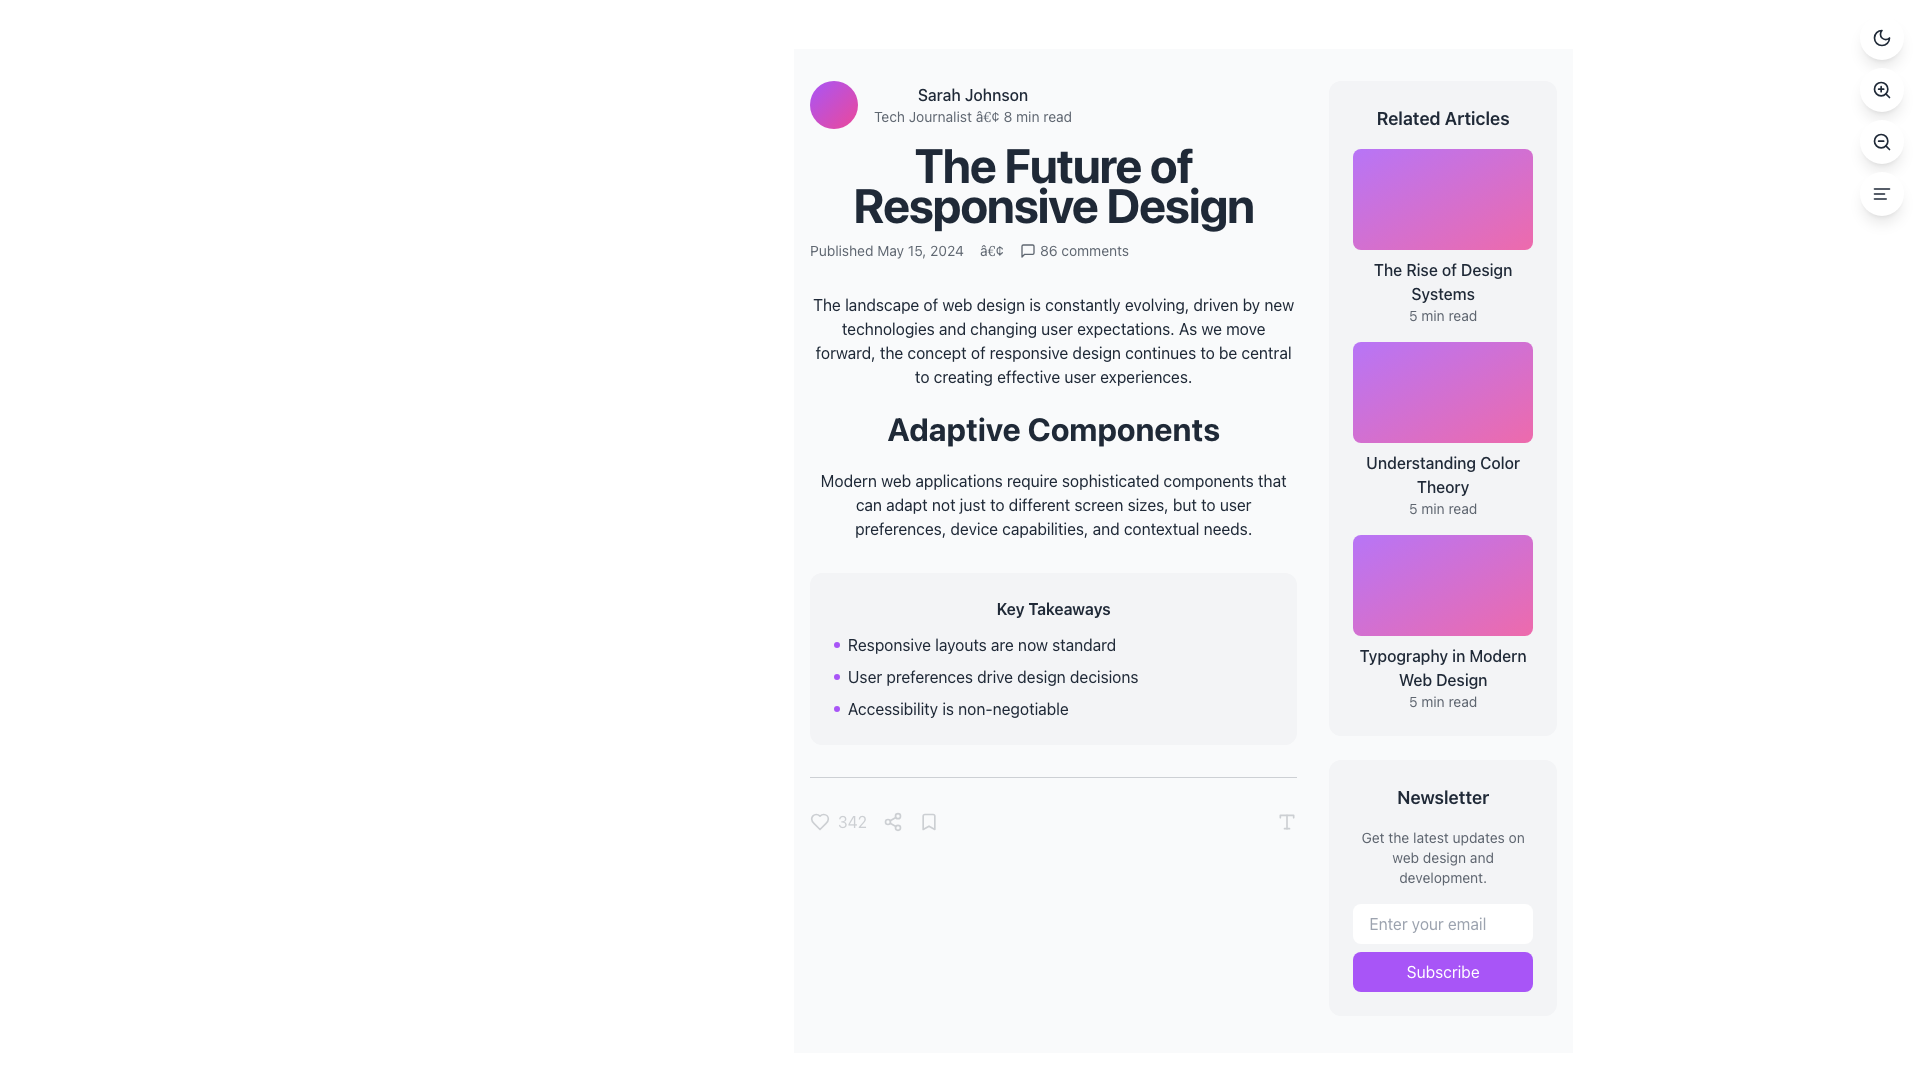  I want to click on the comments icon, which is part of a horizontal group located just below the main title of the page and indicates '86 comments', so click(1027, 249).